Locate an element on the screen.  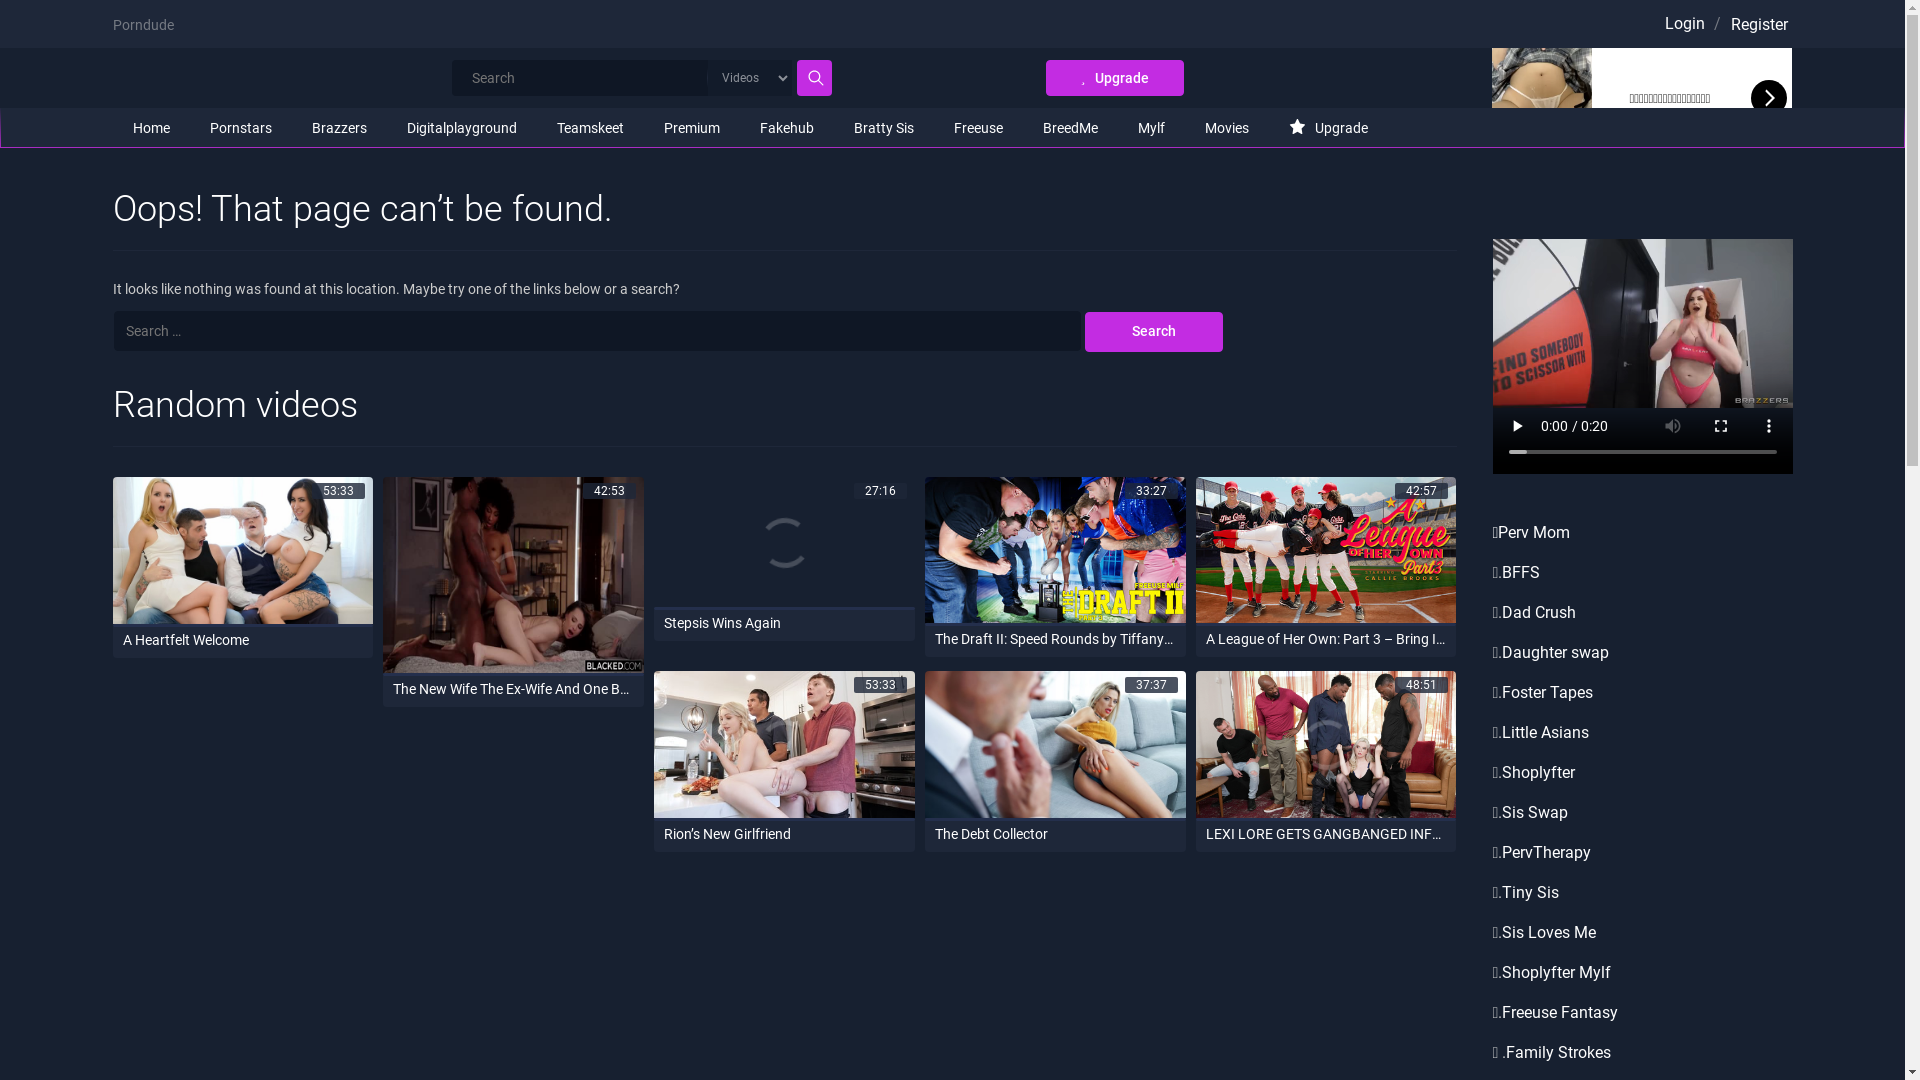
'Mylf' is located at coordinates (1151, 127).